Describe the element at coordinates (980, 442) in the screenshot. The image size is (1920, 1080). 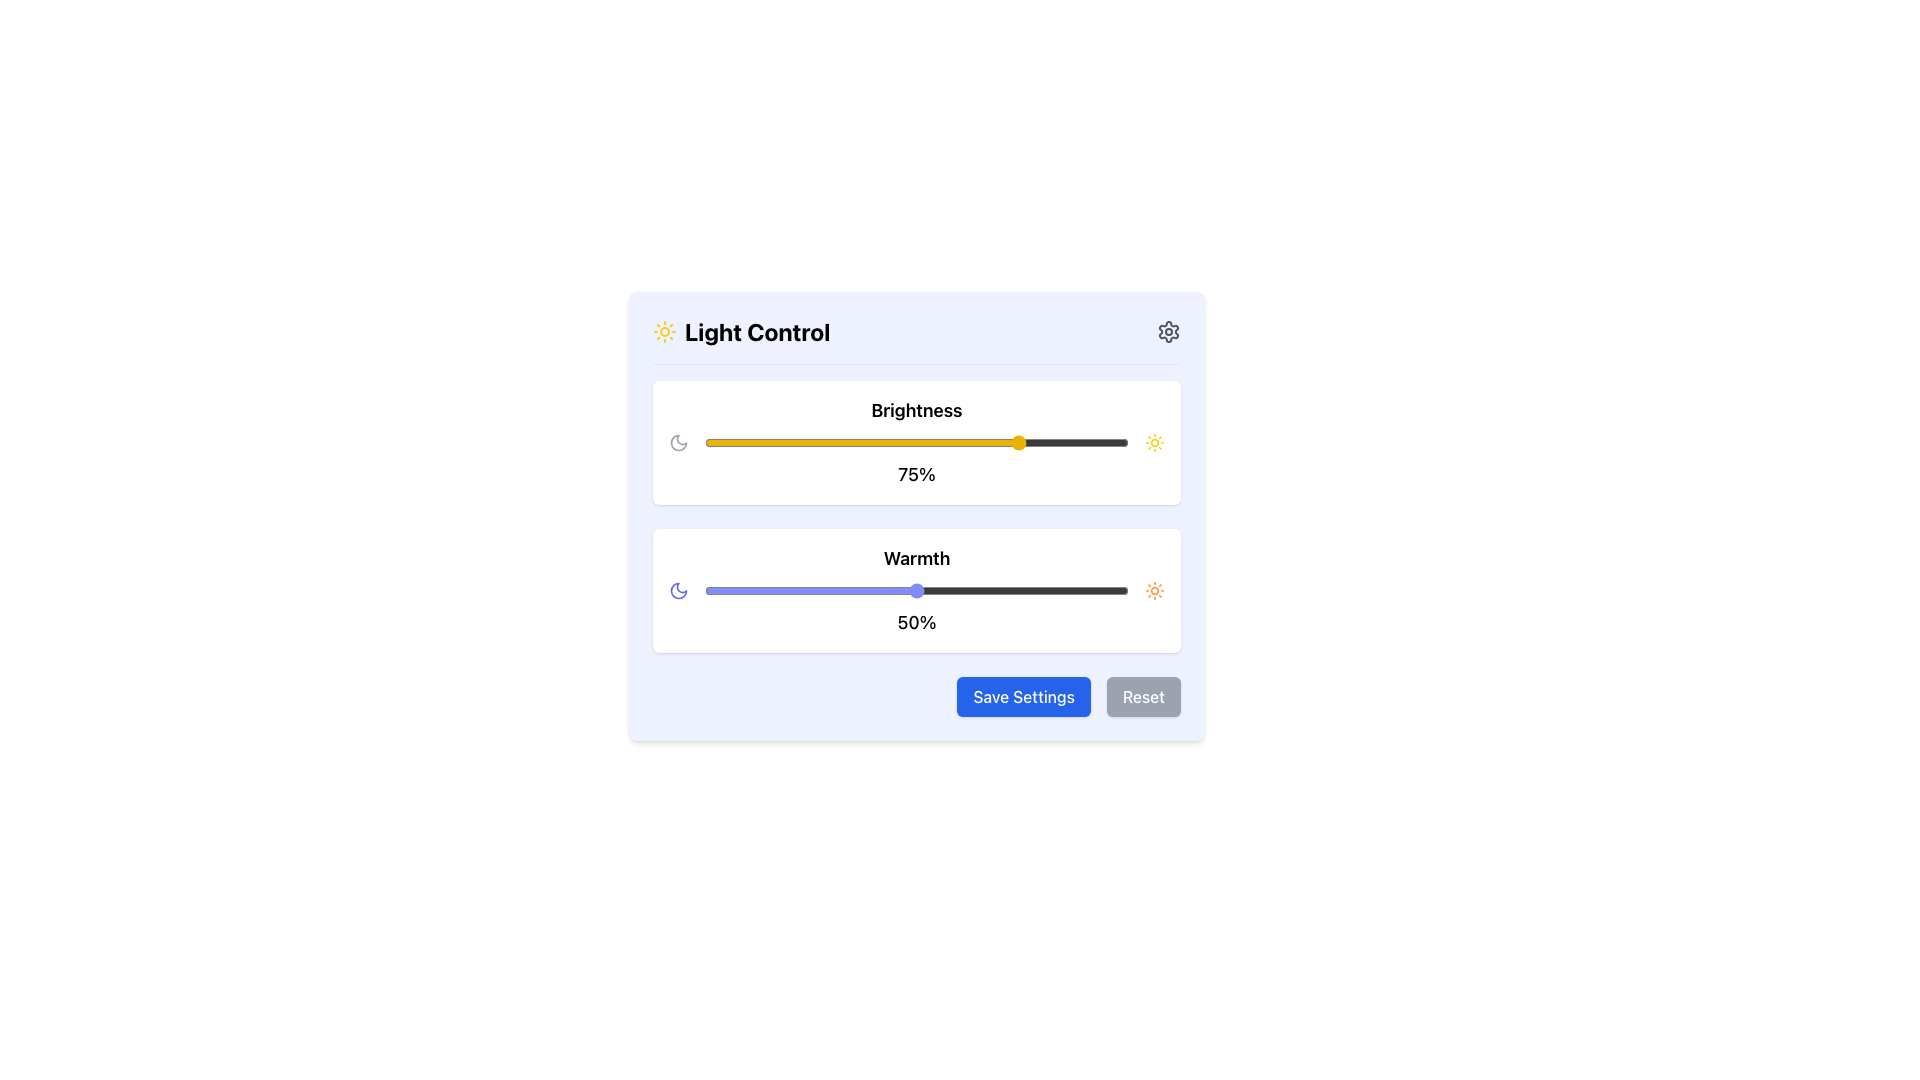
I see `brightness` at that location.